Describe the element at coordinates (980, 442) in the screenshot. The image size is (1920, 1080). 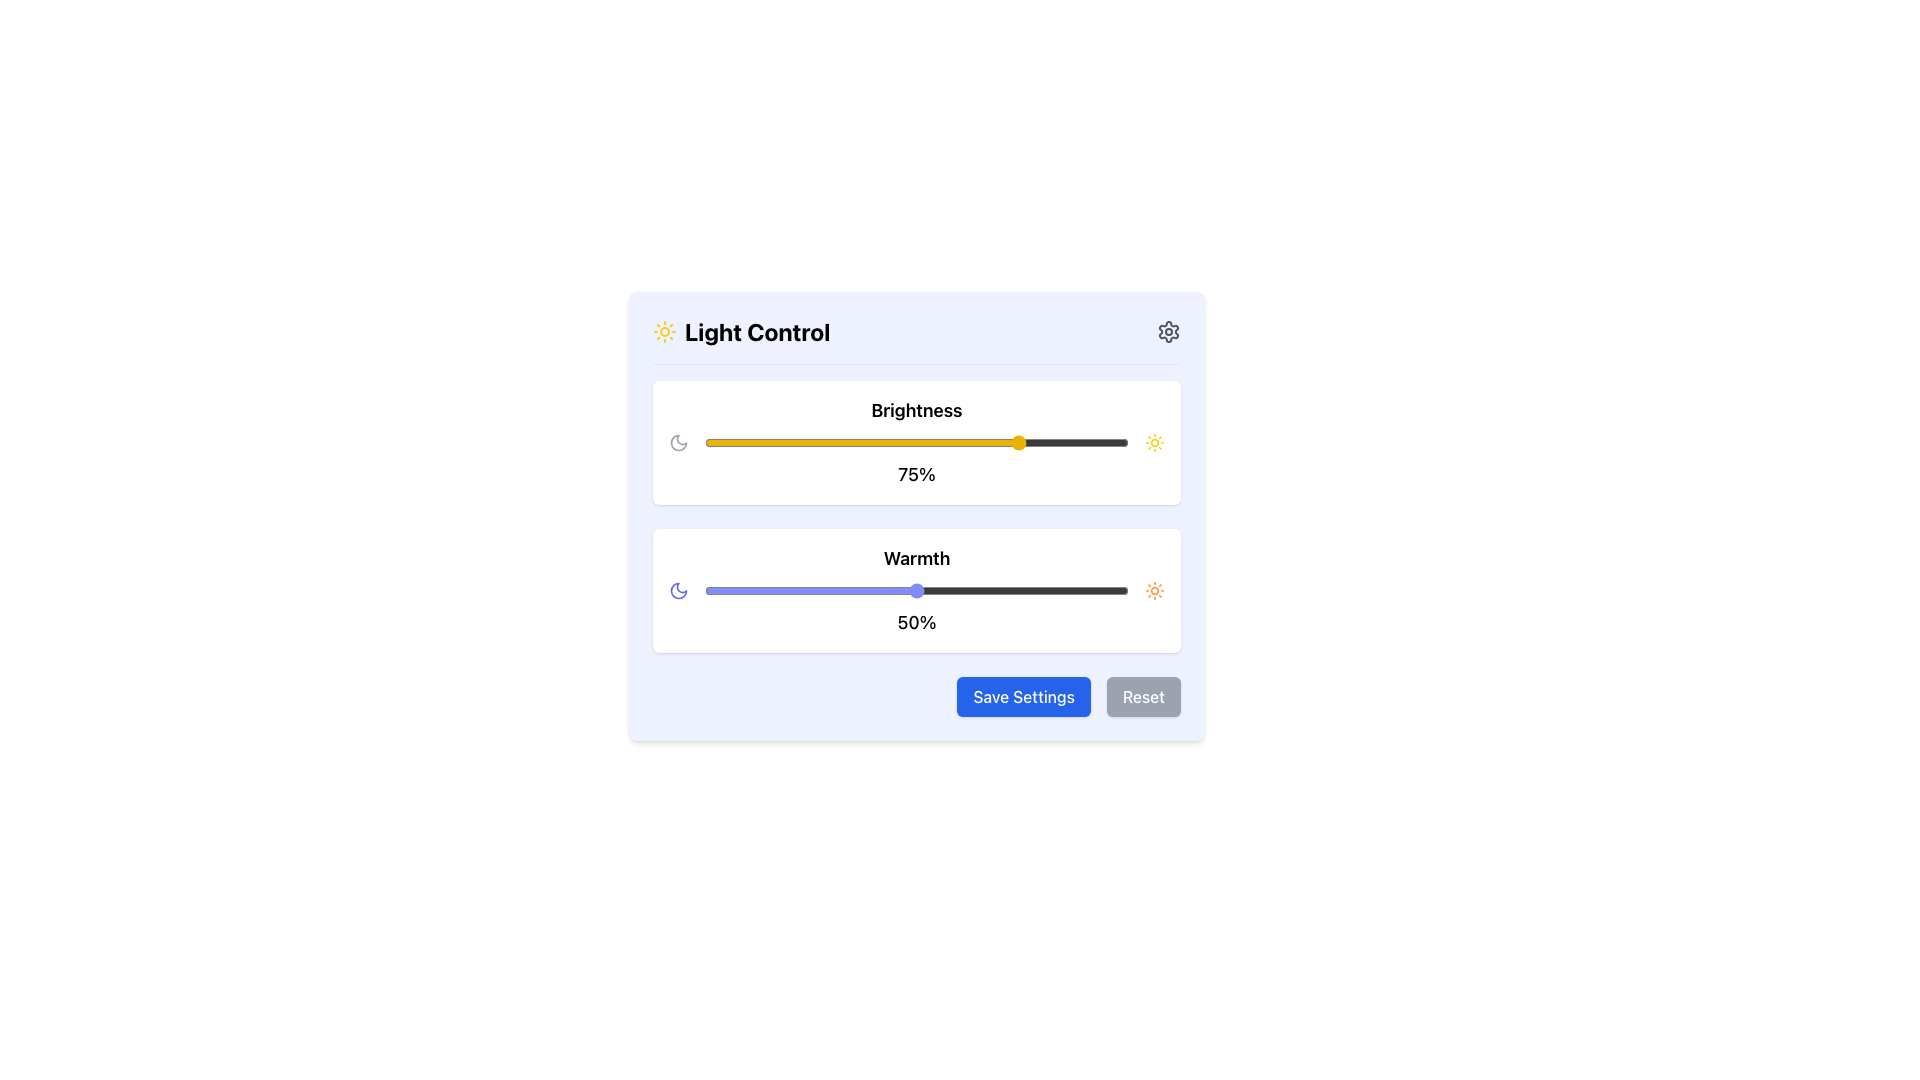
I see `brightness` at that location.